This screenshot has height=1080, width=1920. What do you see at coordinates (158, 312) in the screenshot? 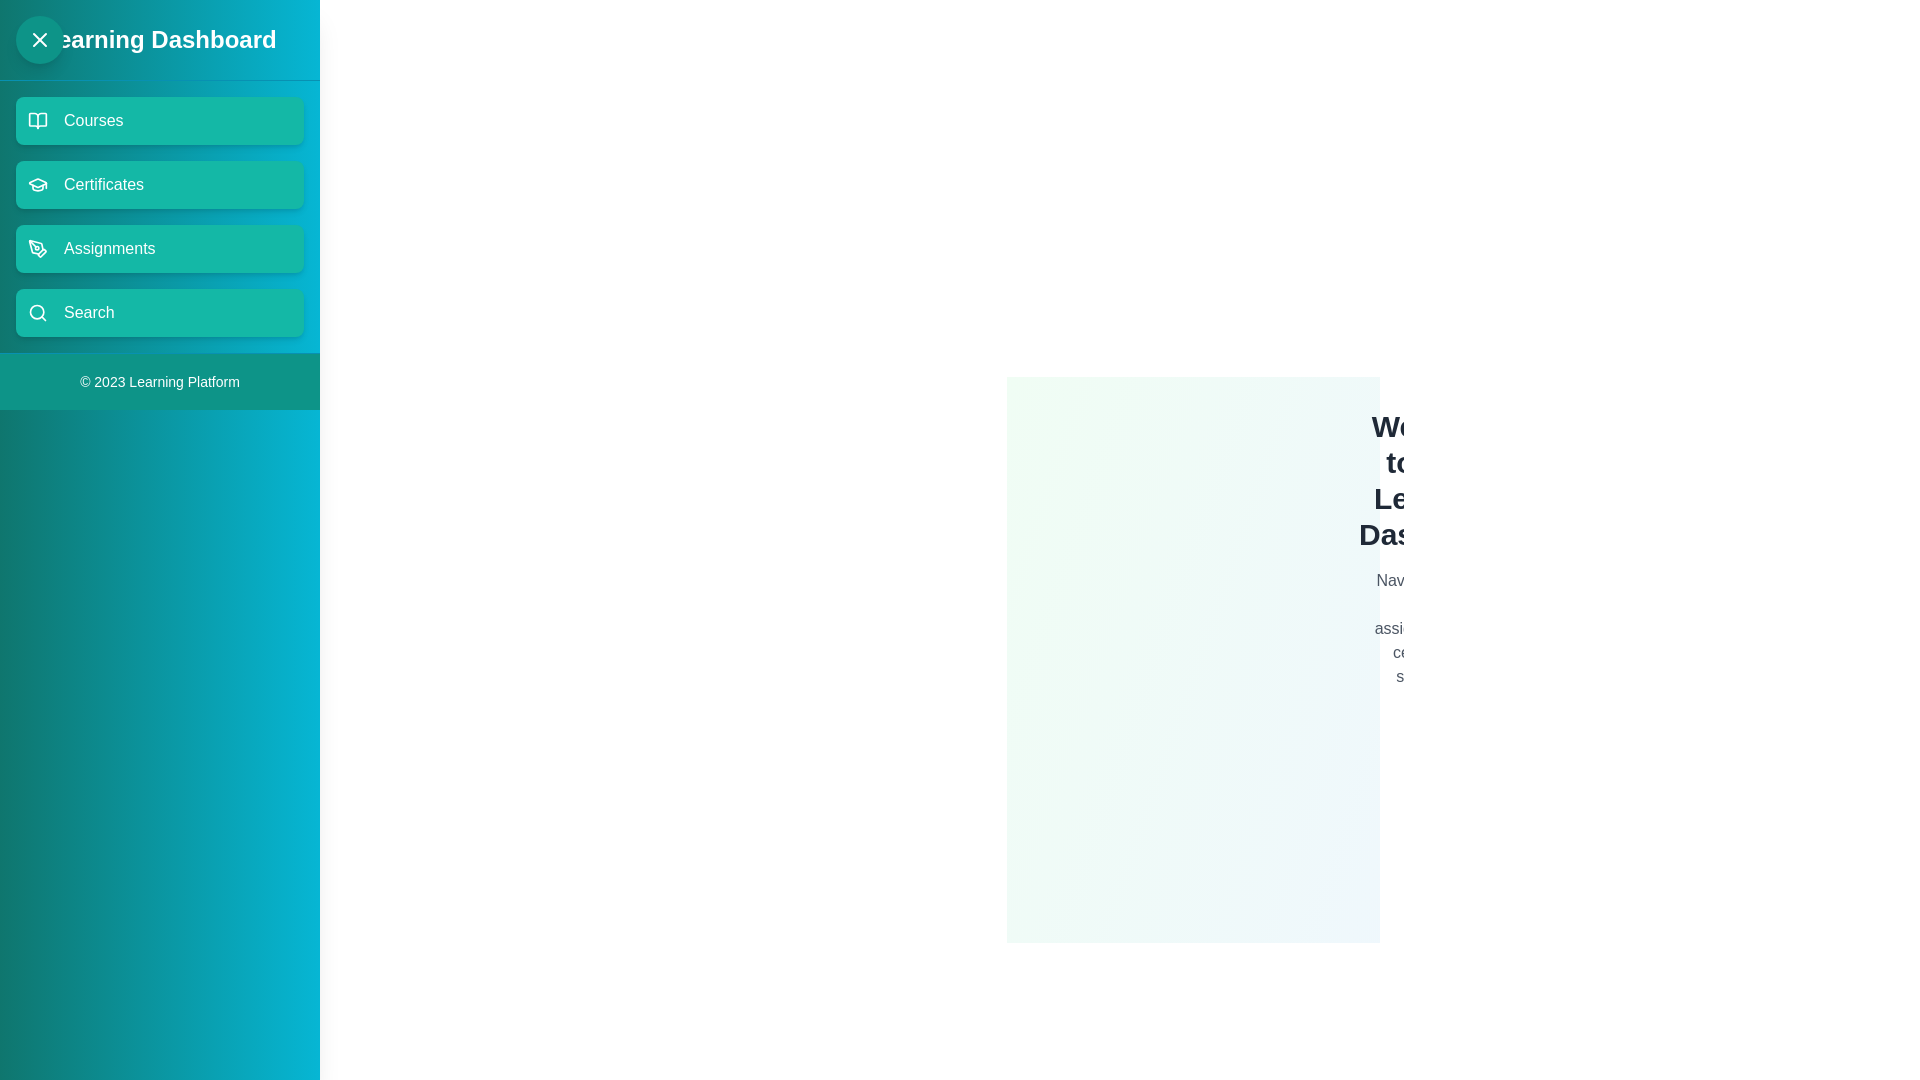
I see `the search button located as the fourth option in the vertical list of buttons in the left-side navigation panel` at bounding box center [158, 312].